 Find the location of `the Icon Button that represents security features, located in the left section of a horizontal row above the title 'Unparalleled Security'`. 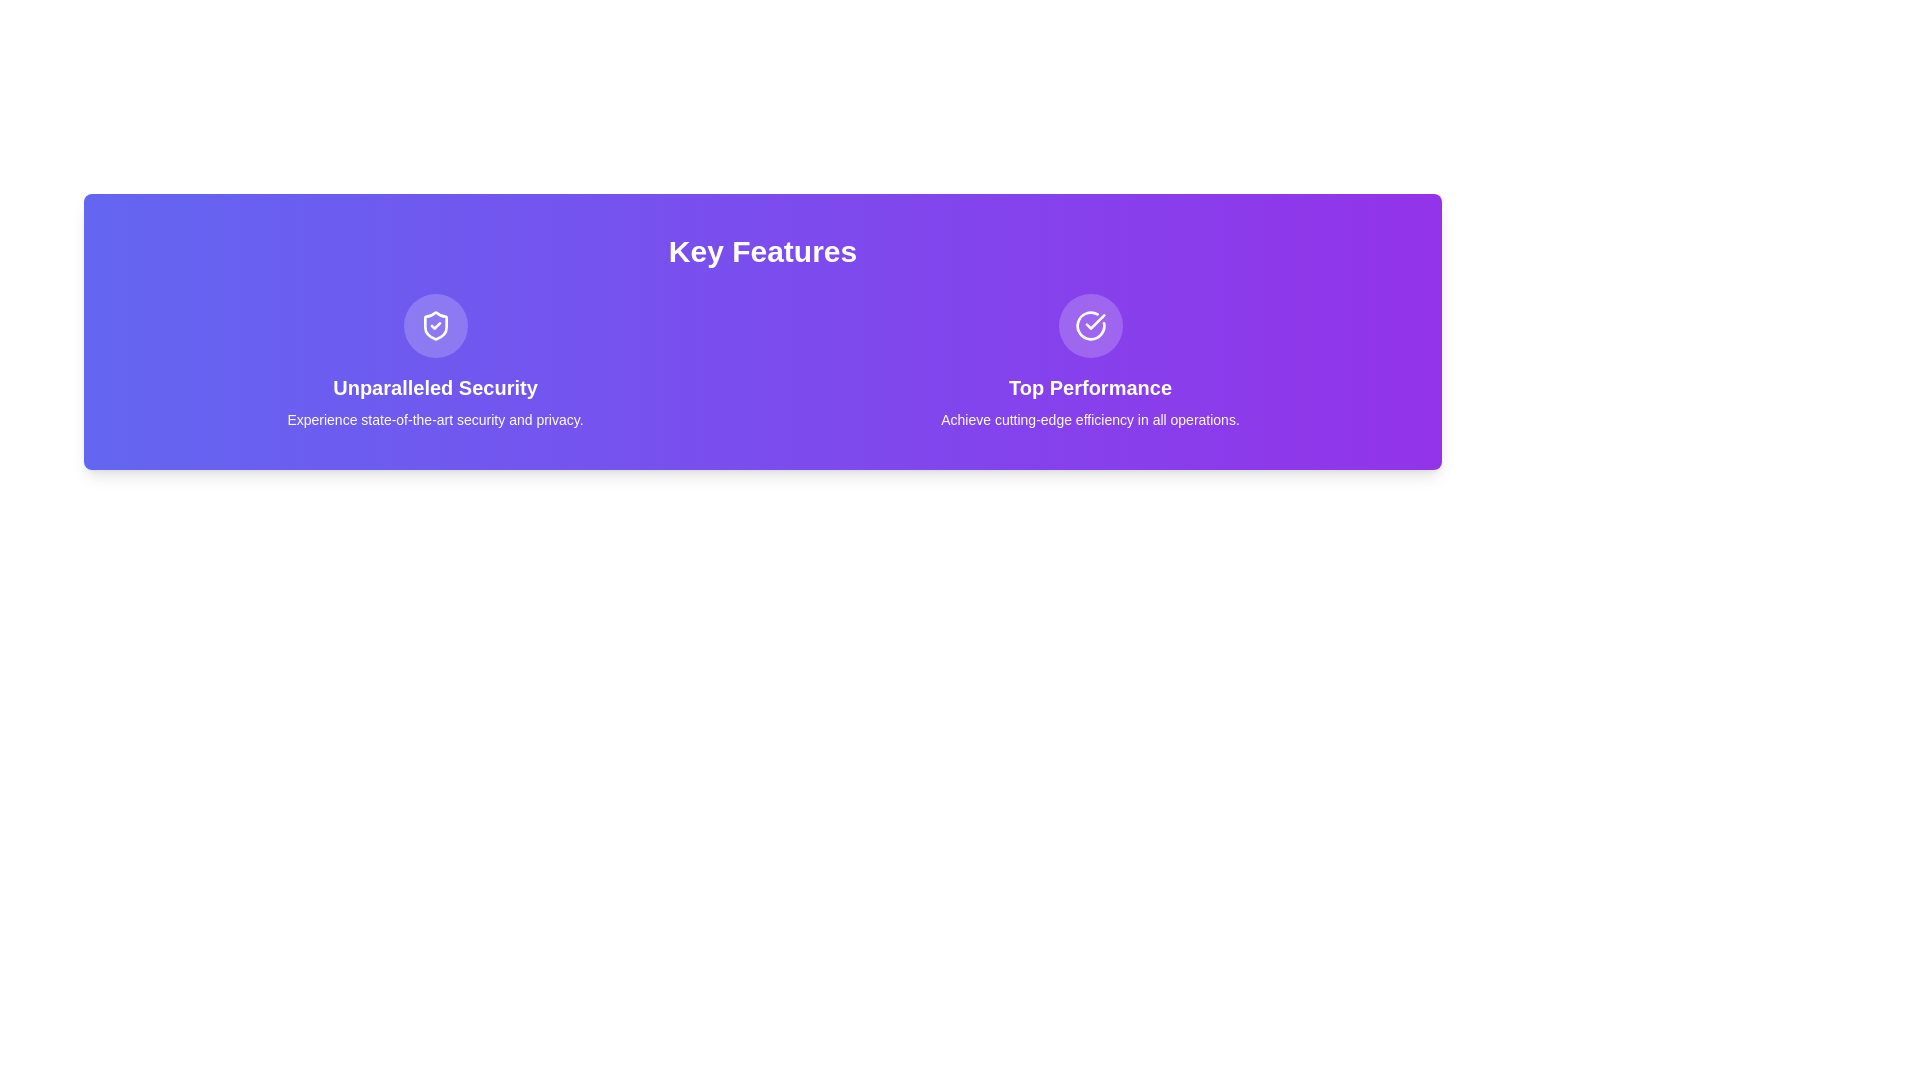

the Icon Button that represents security features, located in the left section of a horizontal row above the title 'Unparalleled Security' is located at coordinates (434, 325).